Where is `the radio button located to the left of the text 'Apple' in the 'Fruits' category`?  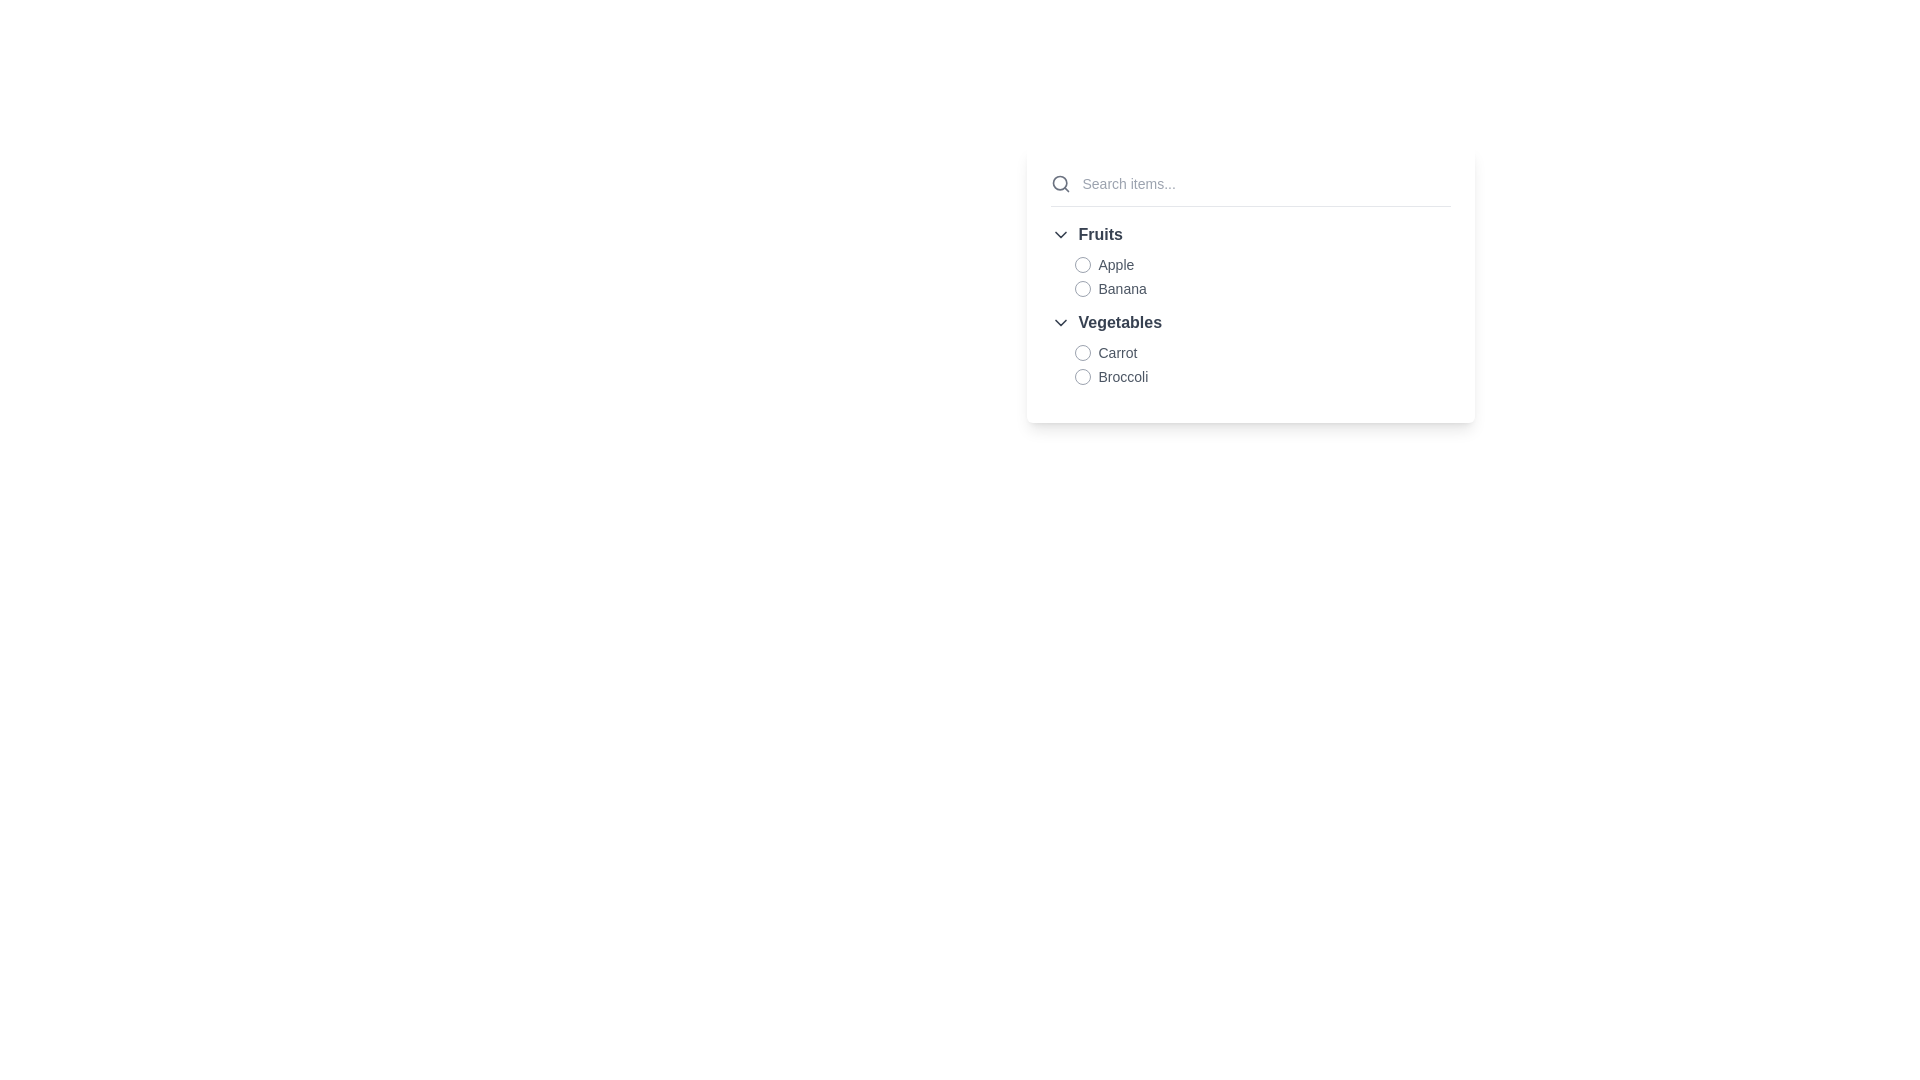
the radio button located to the left of the text 'Apple' in the 'Fruits' category is located at coordinates (1081, 264).